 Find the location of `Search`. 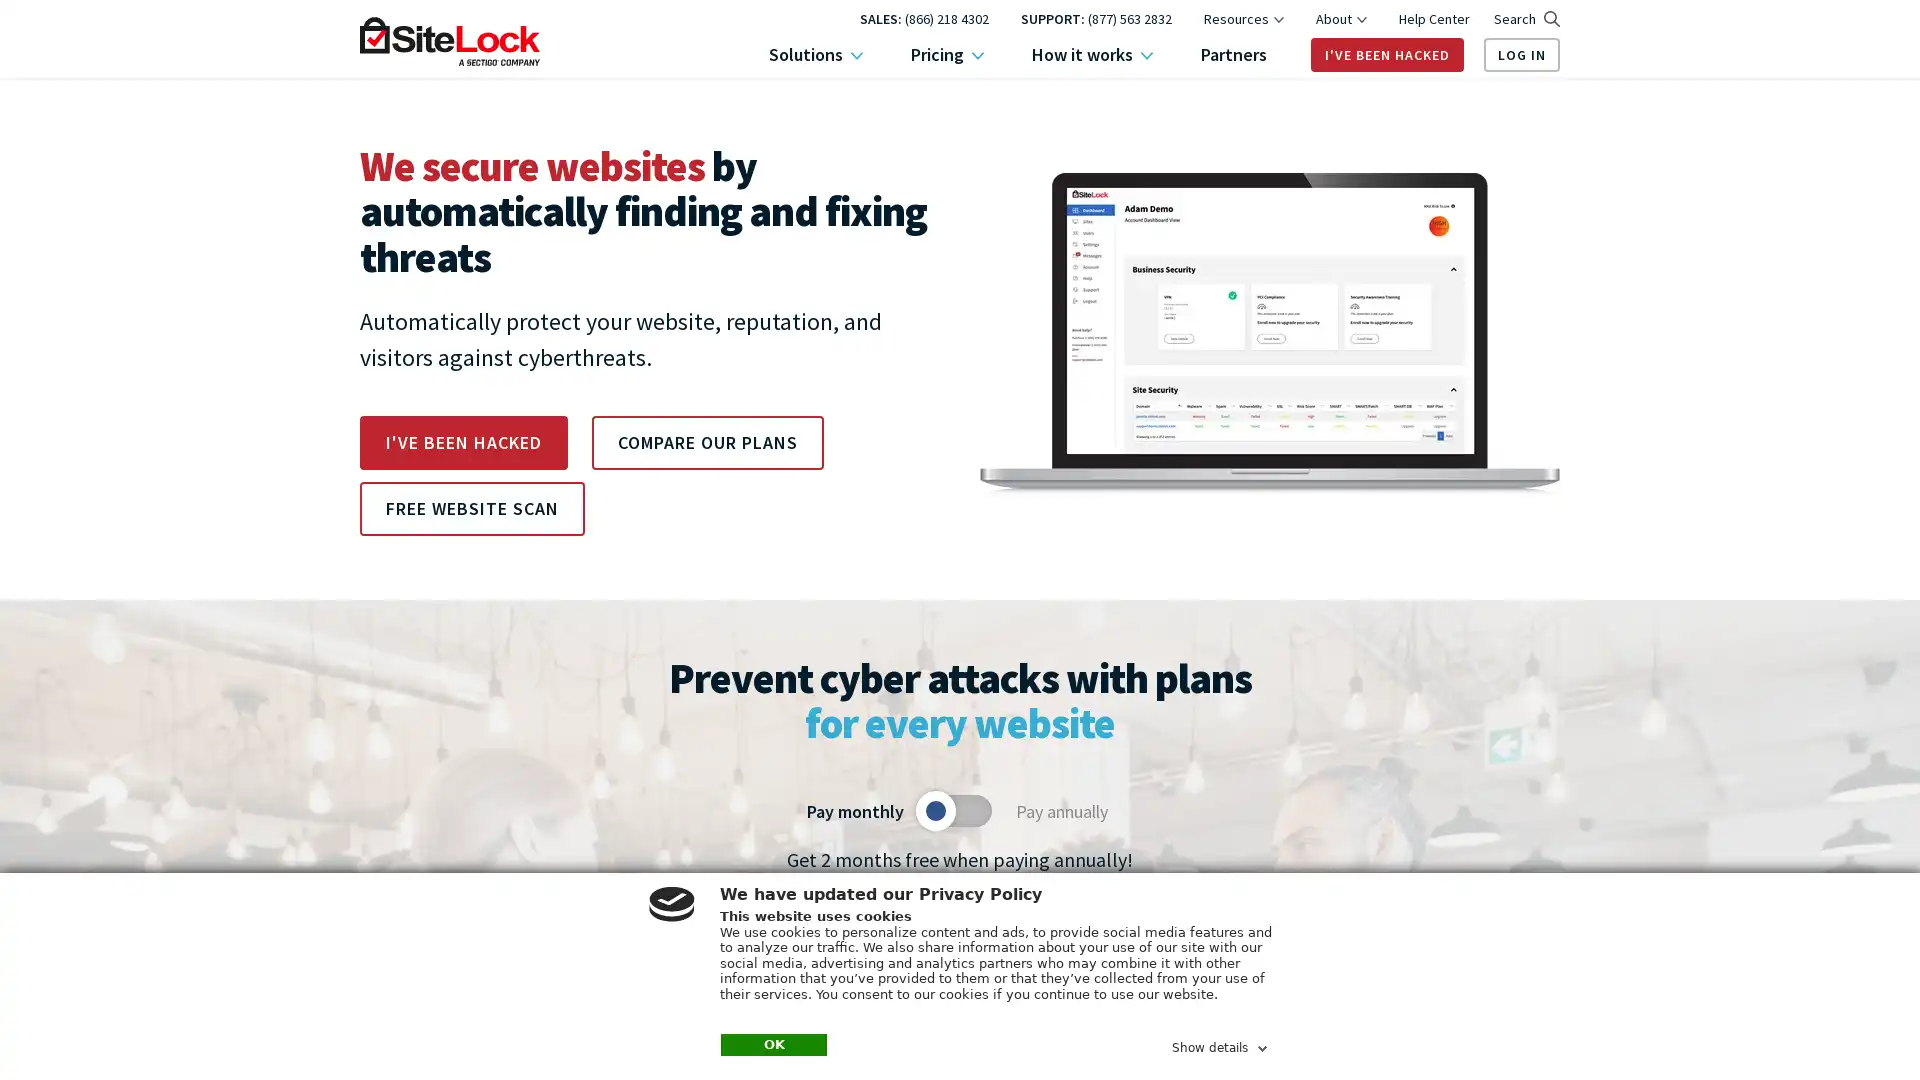

Search is located at coordinates (1525, 19).